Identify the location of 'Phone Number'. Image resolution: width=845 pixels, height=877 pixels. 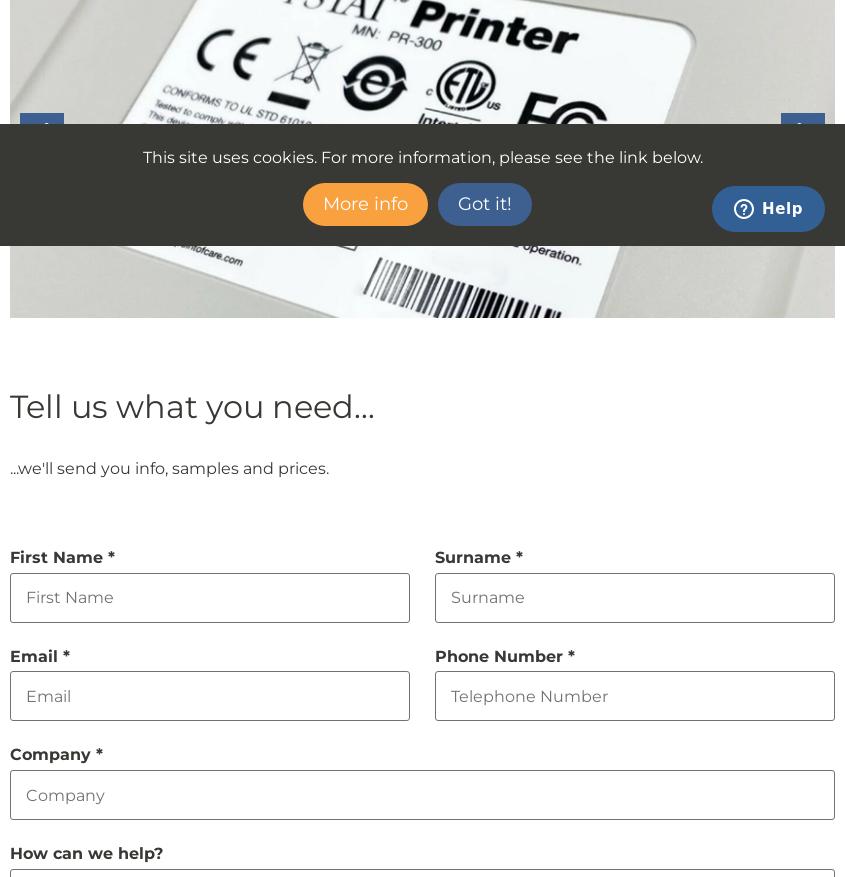
(501, 655).